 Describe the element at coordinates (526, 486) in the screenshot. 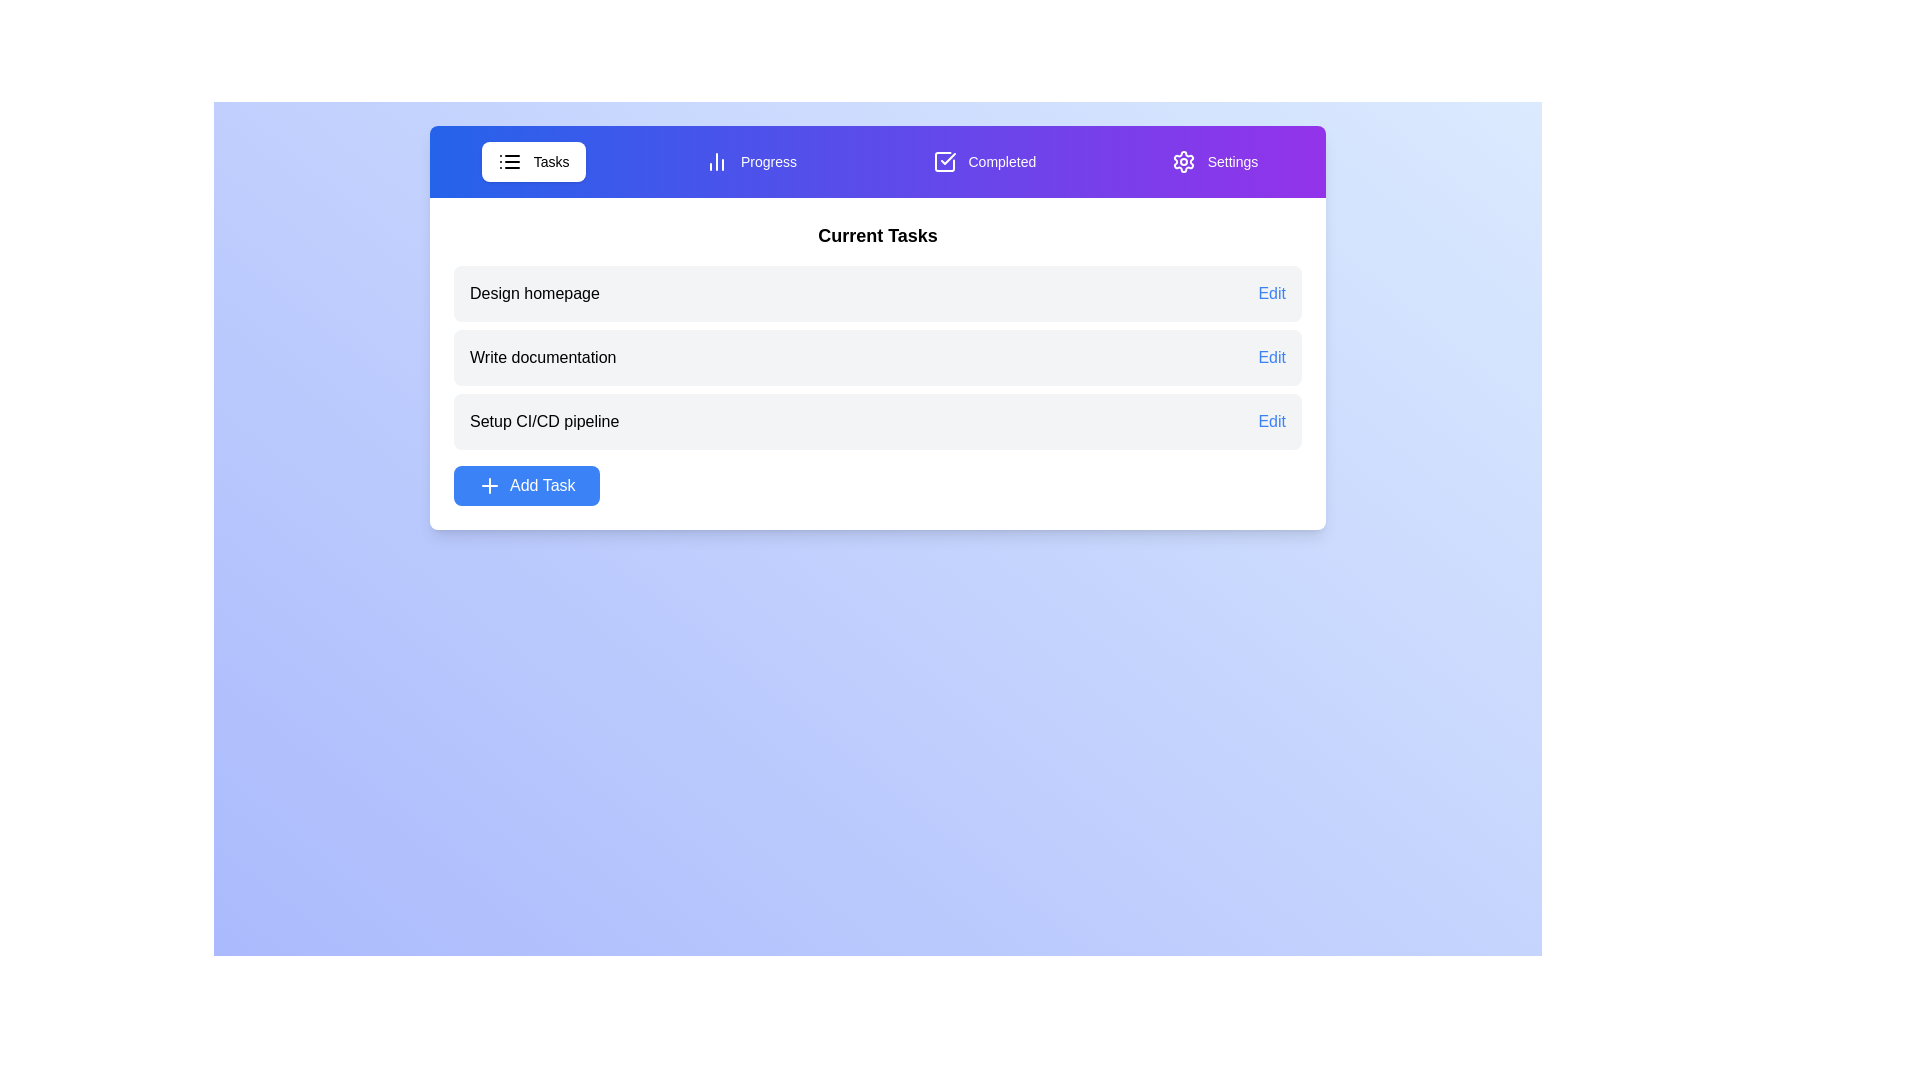

I see `the 'Add Task' button at the bottom of the 'Current Tasks' list to initiate the task creation process` at that location.